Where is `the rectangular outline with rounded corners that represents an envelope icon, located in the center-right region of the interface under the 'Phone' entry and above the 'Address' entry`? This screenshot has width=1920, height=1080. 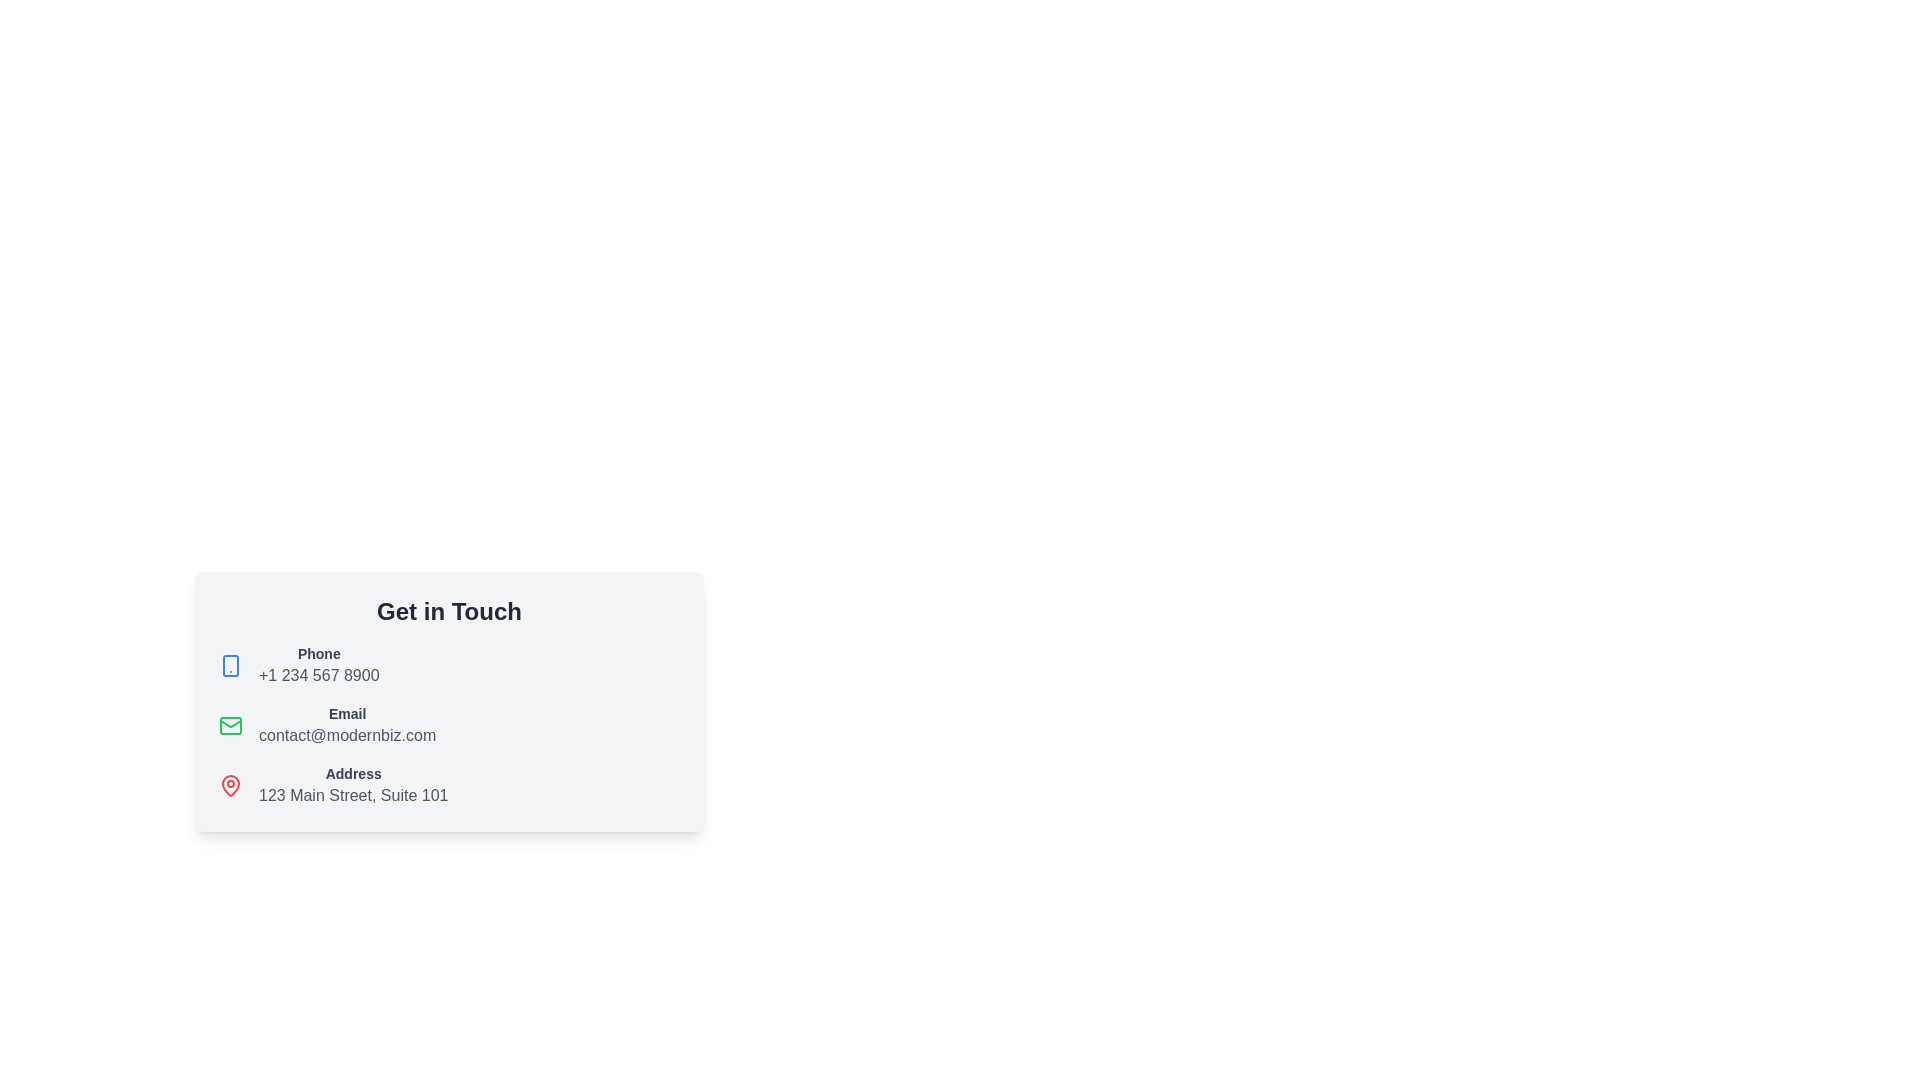
the rectangular outline with rounded corners that represents an envelope icon, located in the center-right region of the interface under the 'Phone' entry and above the 'Address' entry is located at coordinates (230, 725).